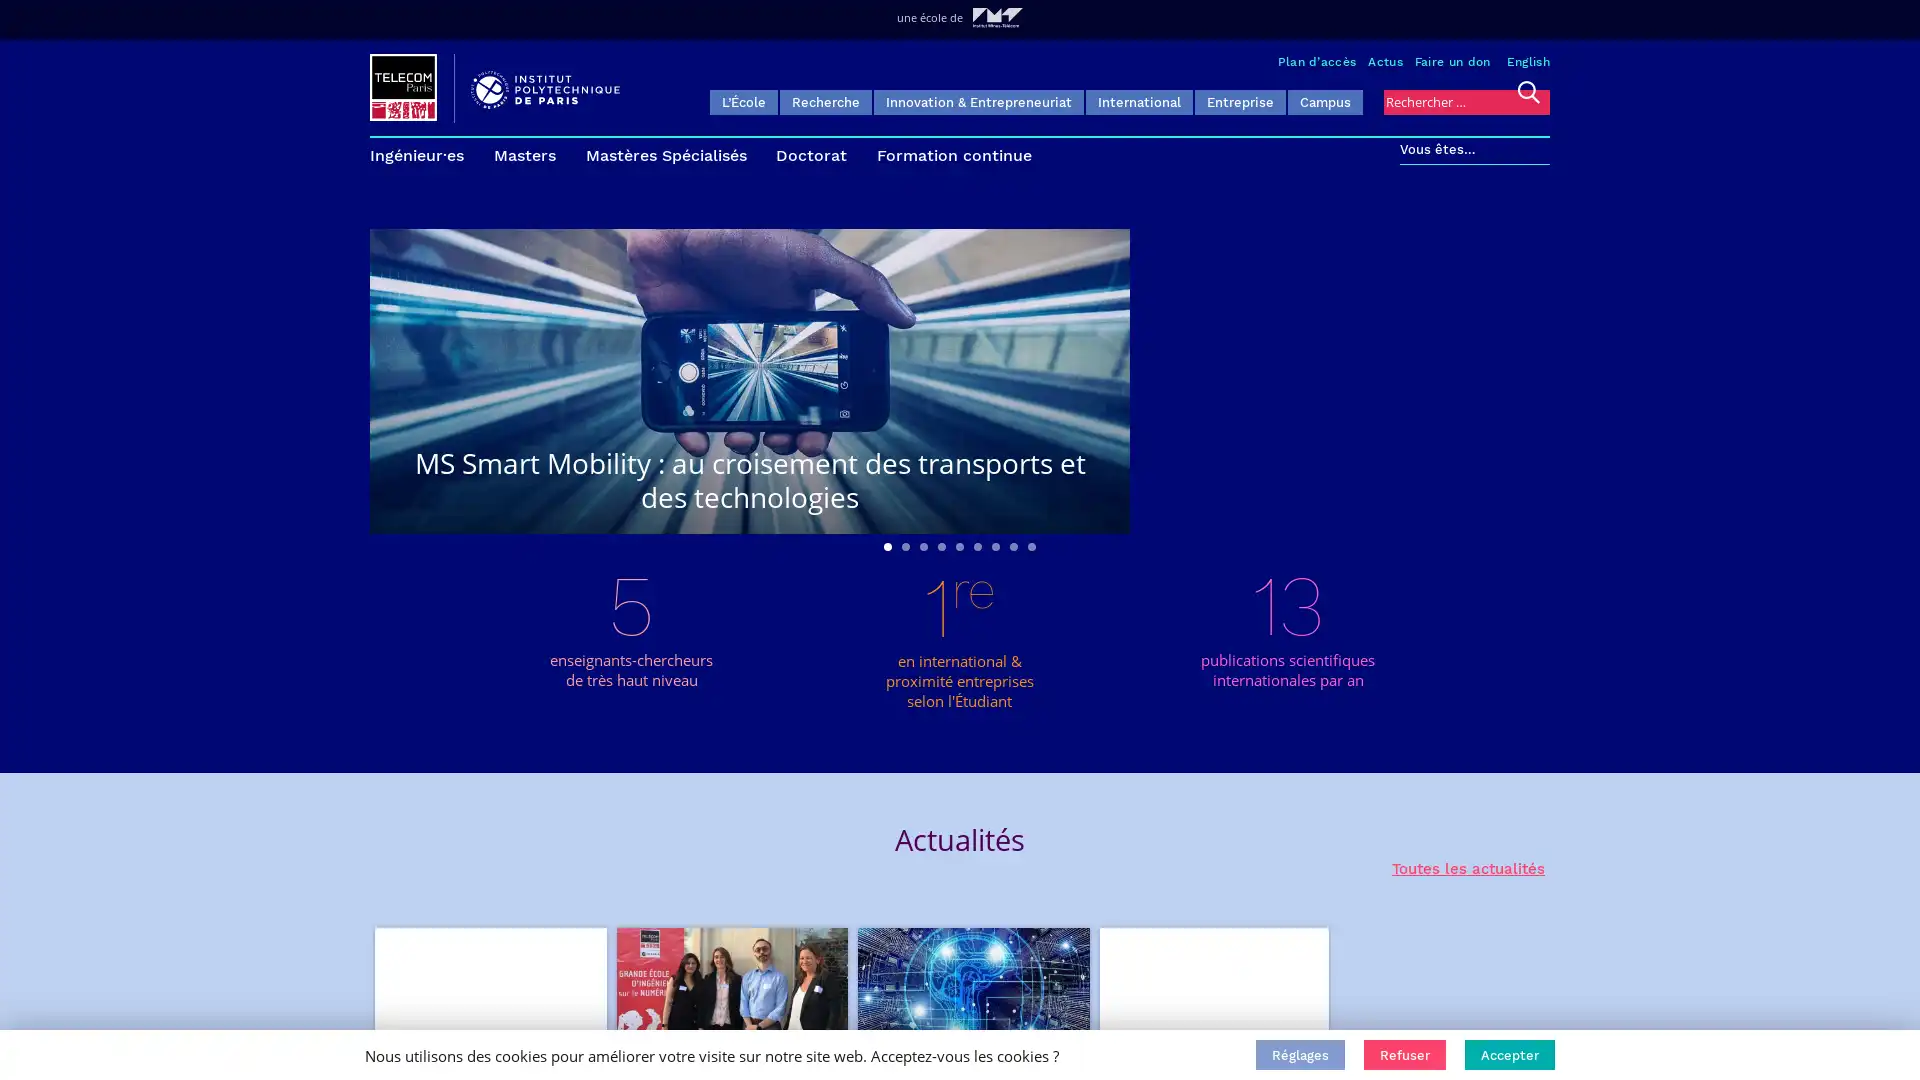 This screenshot has height=1080, width=1920. Describe the element at coordinates (1300, 1053) in the screenshot. I see `Reglages` at that location.